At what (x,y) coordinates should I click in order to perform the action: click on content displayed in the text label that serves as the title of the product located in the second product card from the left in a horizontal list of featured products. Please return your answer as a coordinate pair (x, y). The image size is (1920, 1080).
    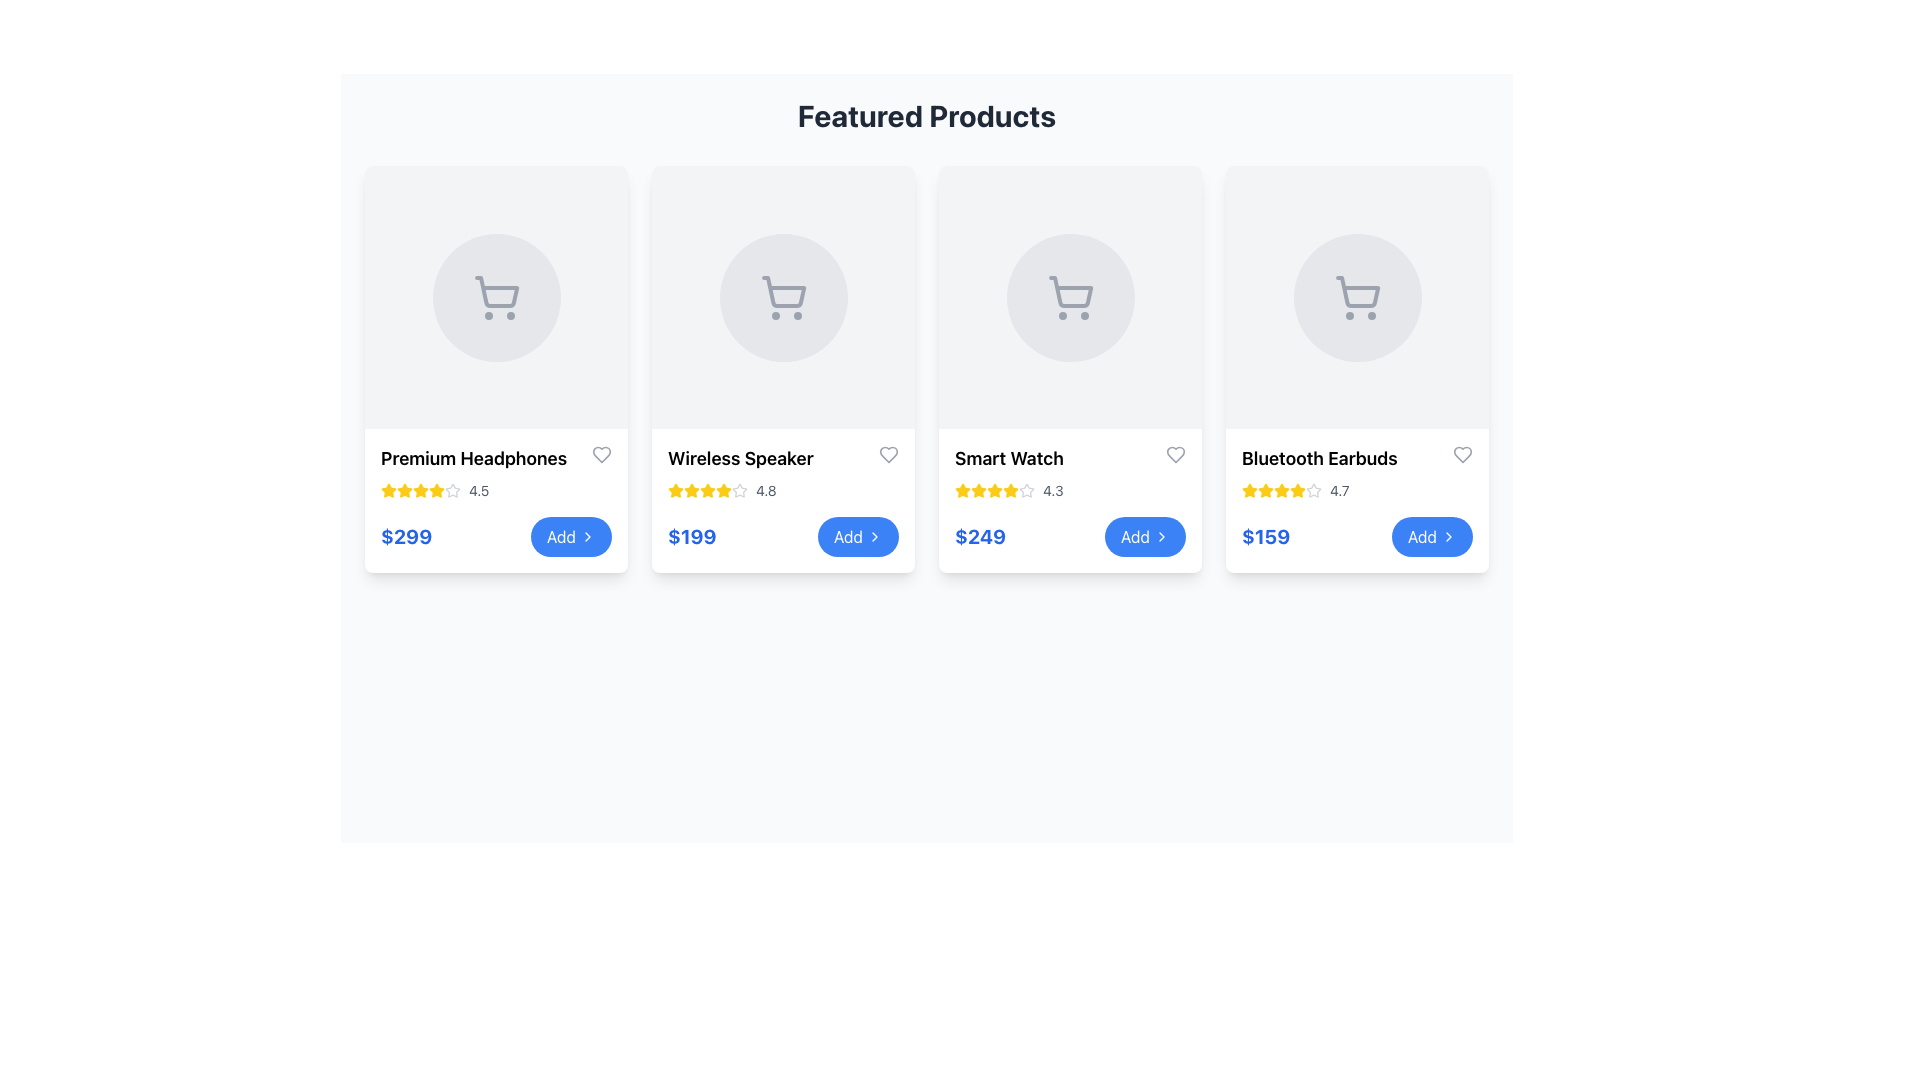
    Looking at the image, I should click on (739, 459).